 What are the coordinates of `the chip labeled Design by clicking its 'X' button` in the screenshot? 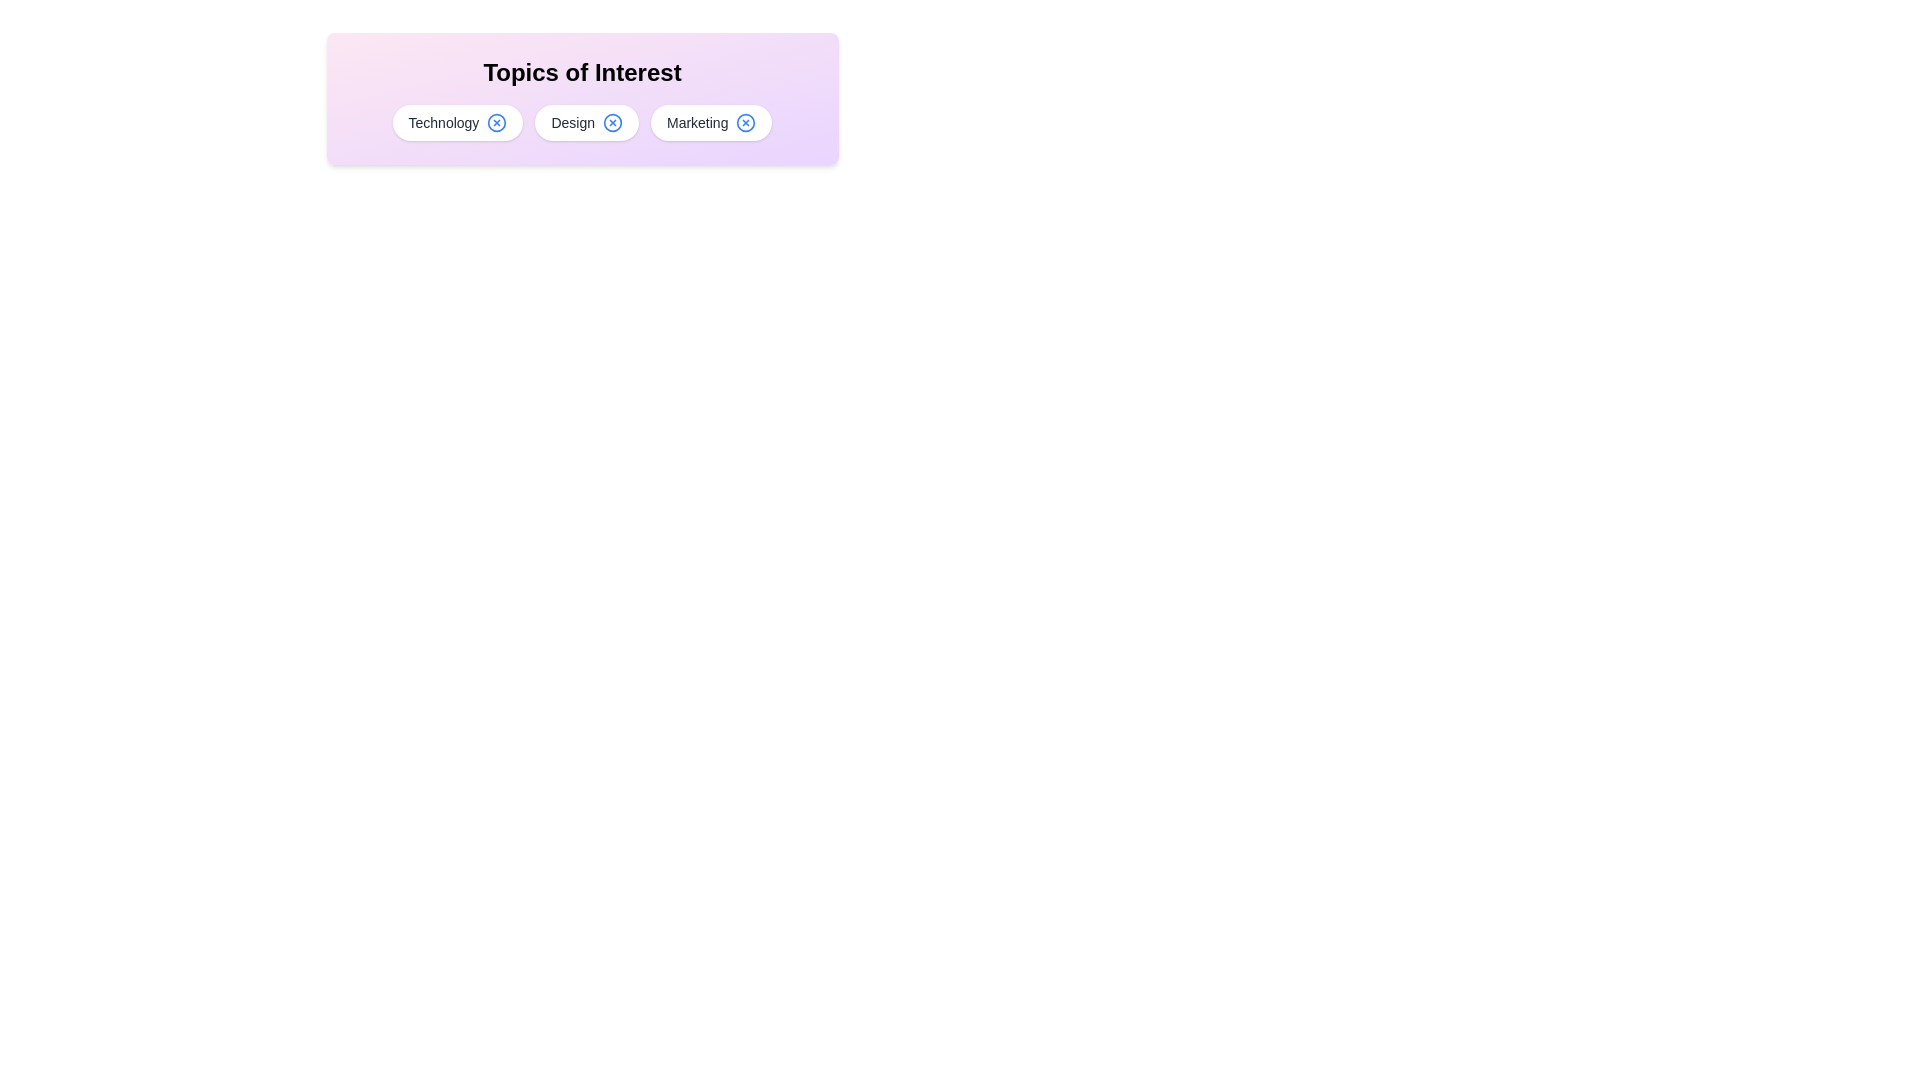 It's located at (612, 123).